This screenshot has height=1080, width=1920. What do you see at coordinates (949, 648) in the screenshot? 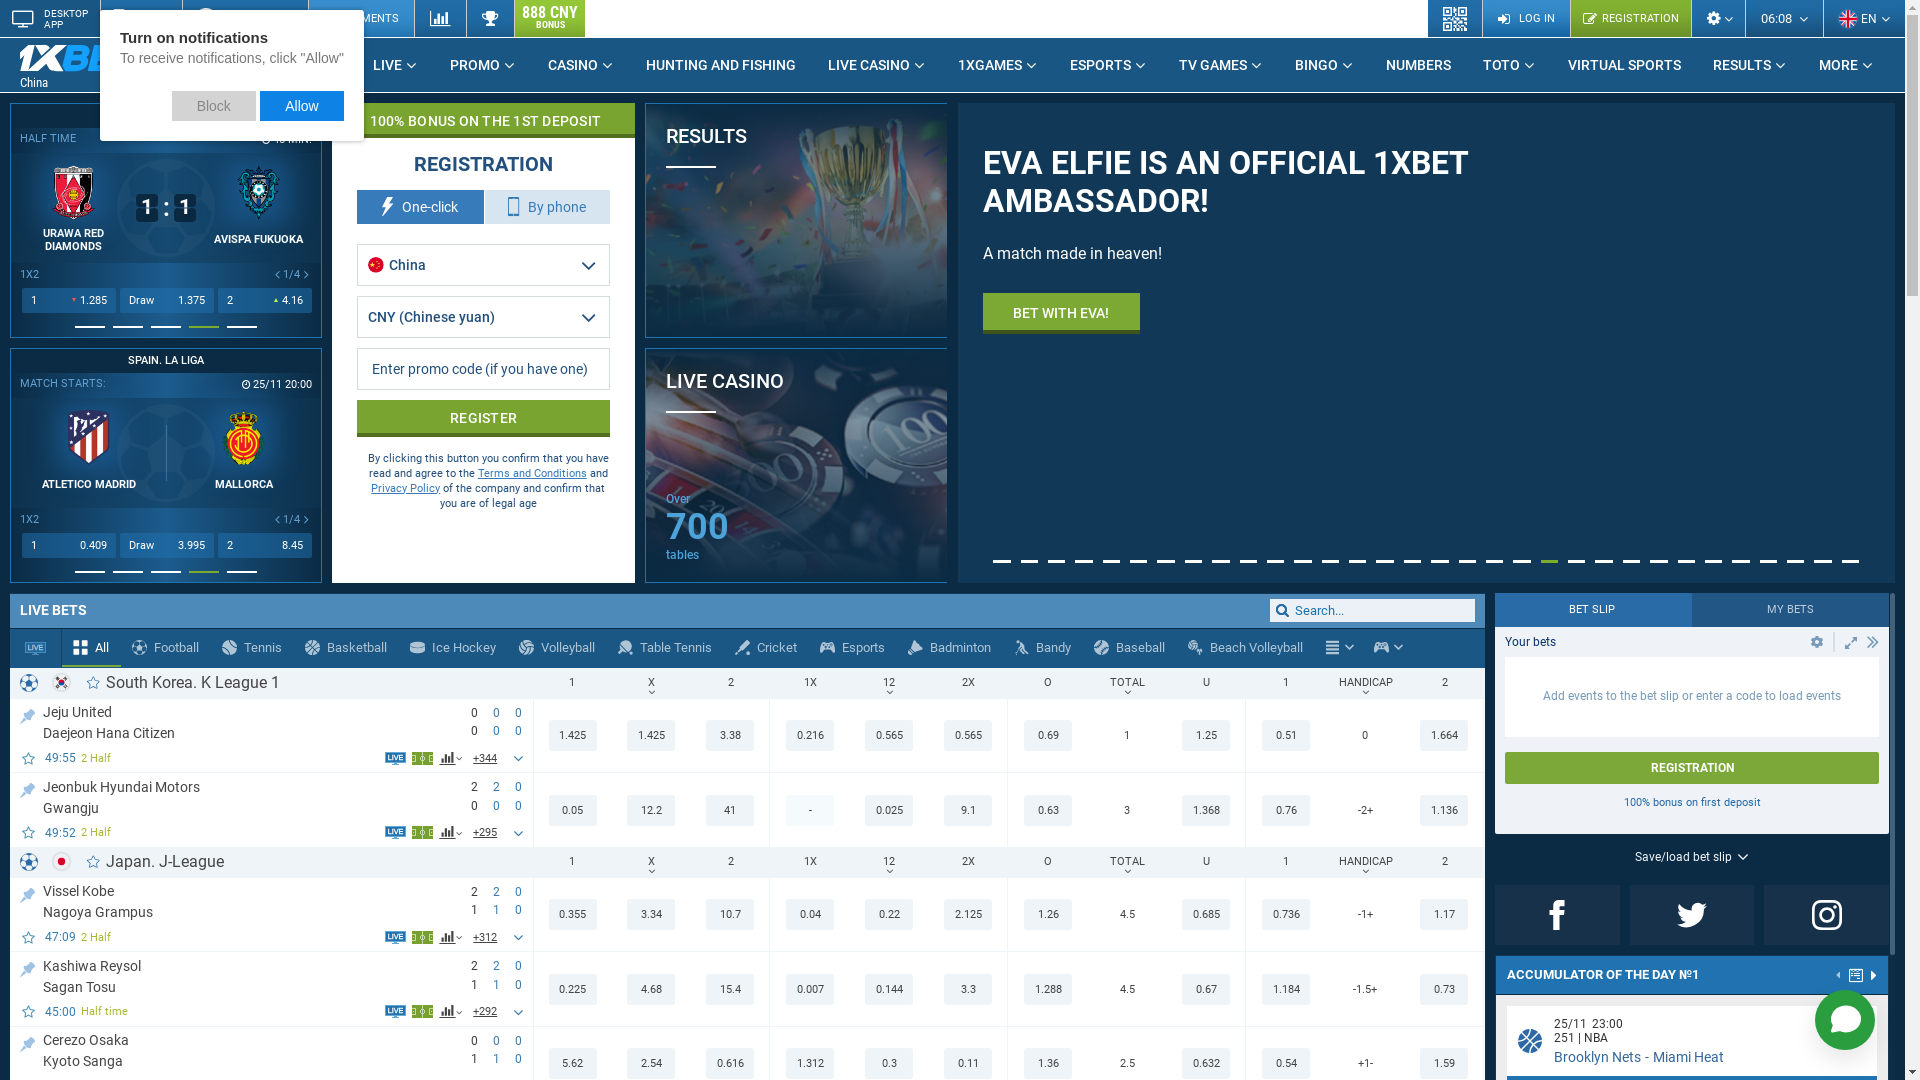
I see `'Badminton'` at bounding box center [949, 648].